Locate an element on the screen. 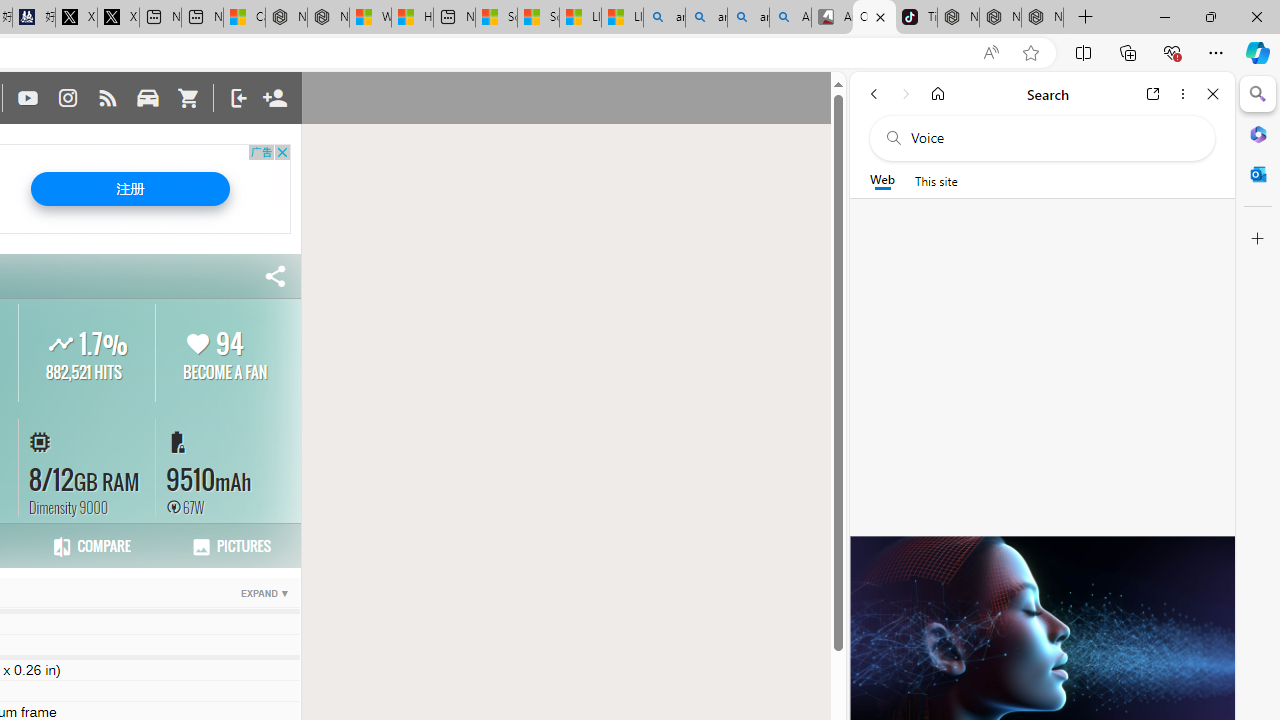  'Nordace Siena Pro 15 Backpack' is located at coordinates (1000, 17).